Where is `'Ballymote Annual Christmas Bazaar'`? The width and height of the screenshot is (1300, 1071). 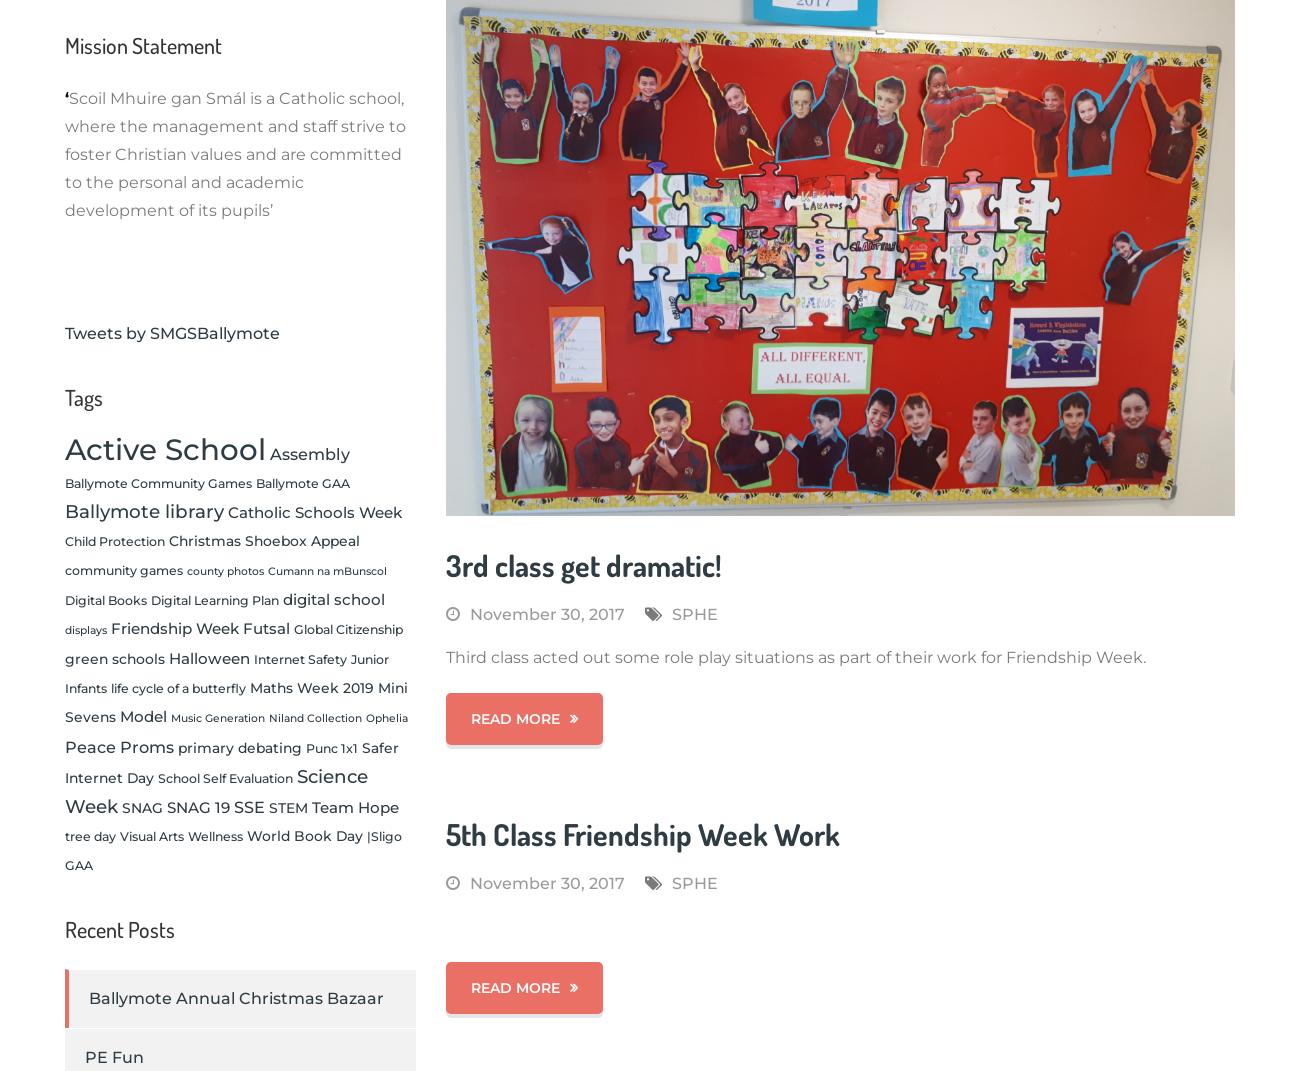 'Ballymote Annual Christmas Bazaar' is located at coordinates (235, 997).